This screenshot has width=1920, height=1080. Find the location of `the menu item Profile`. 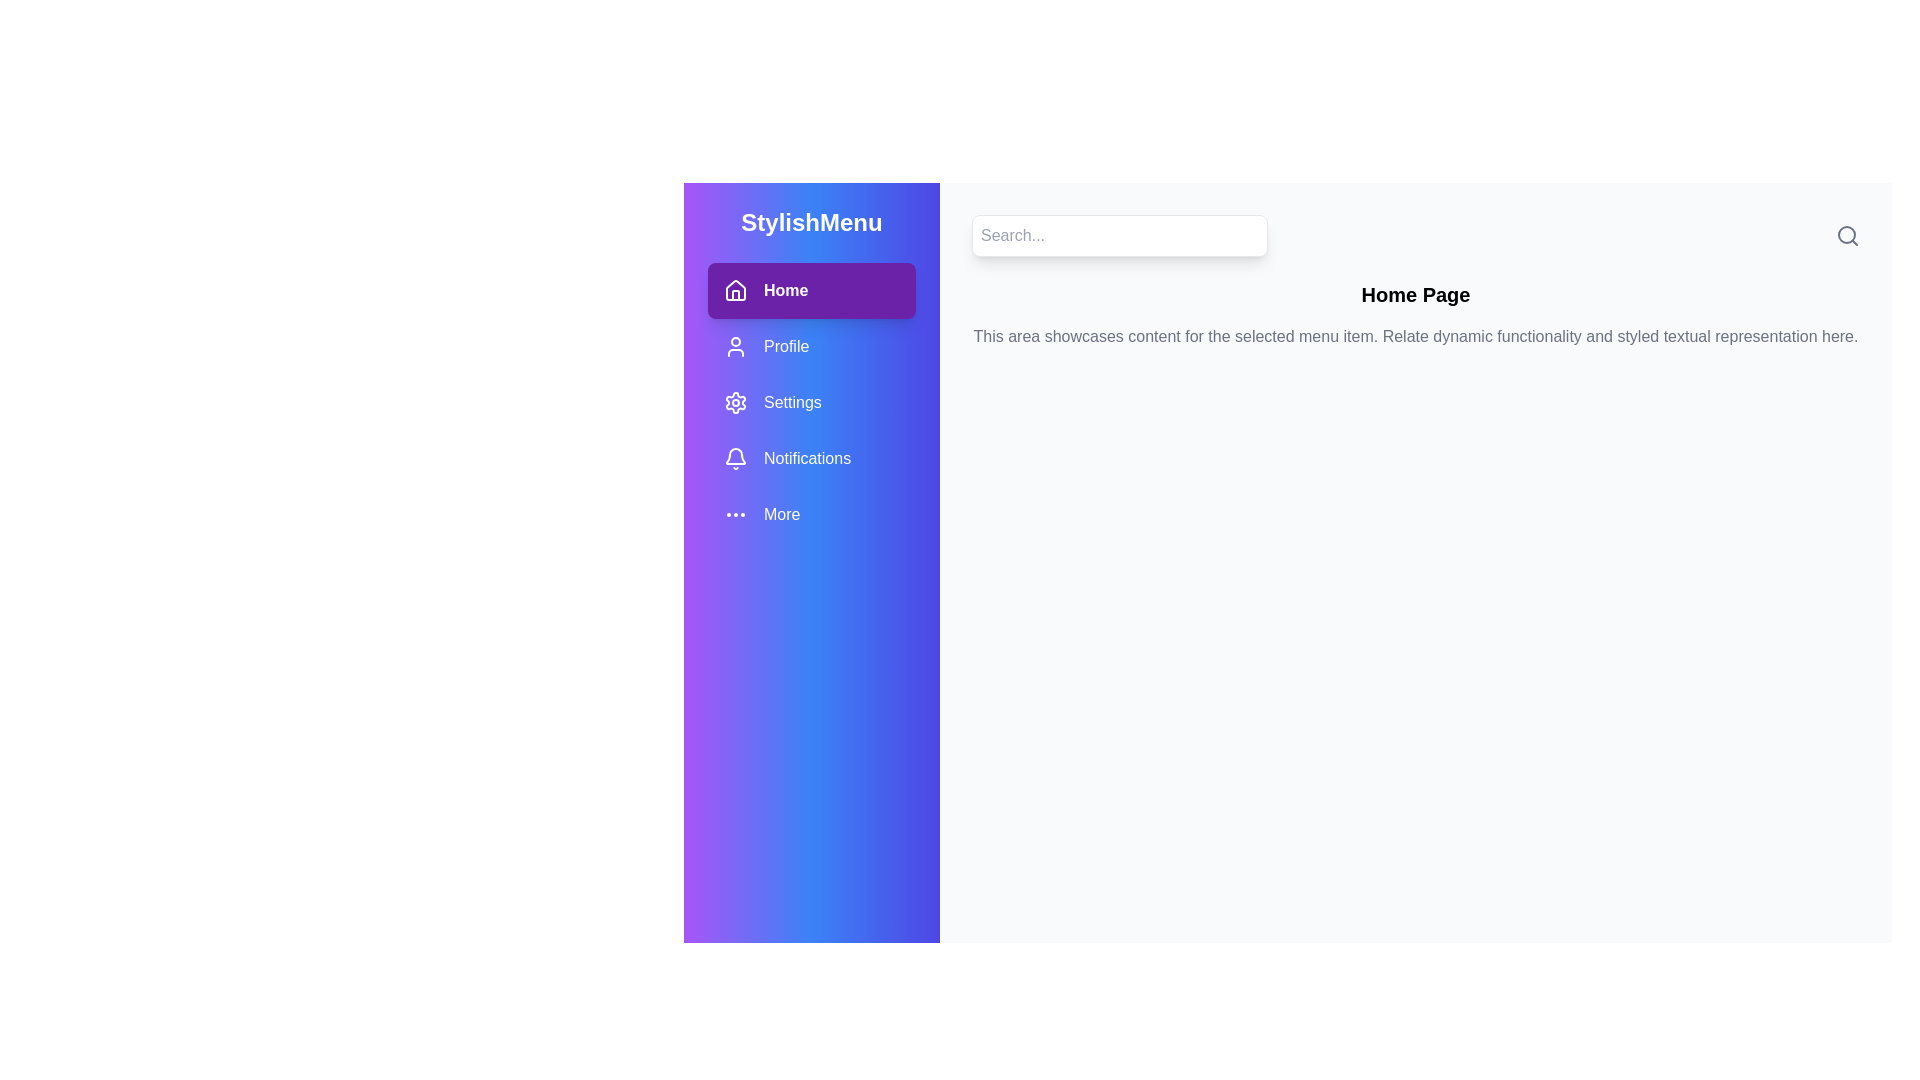

the menu item Profile is located at coordinates (811, 346).